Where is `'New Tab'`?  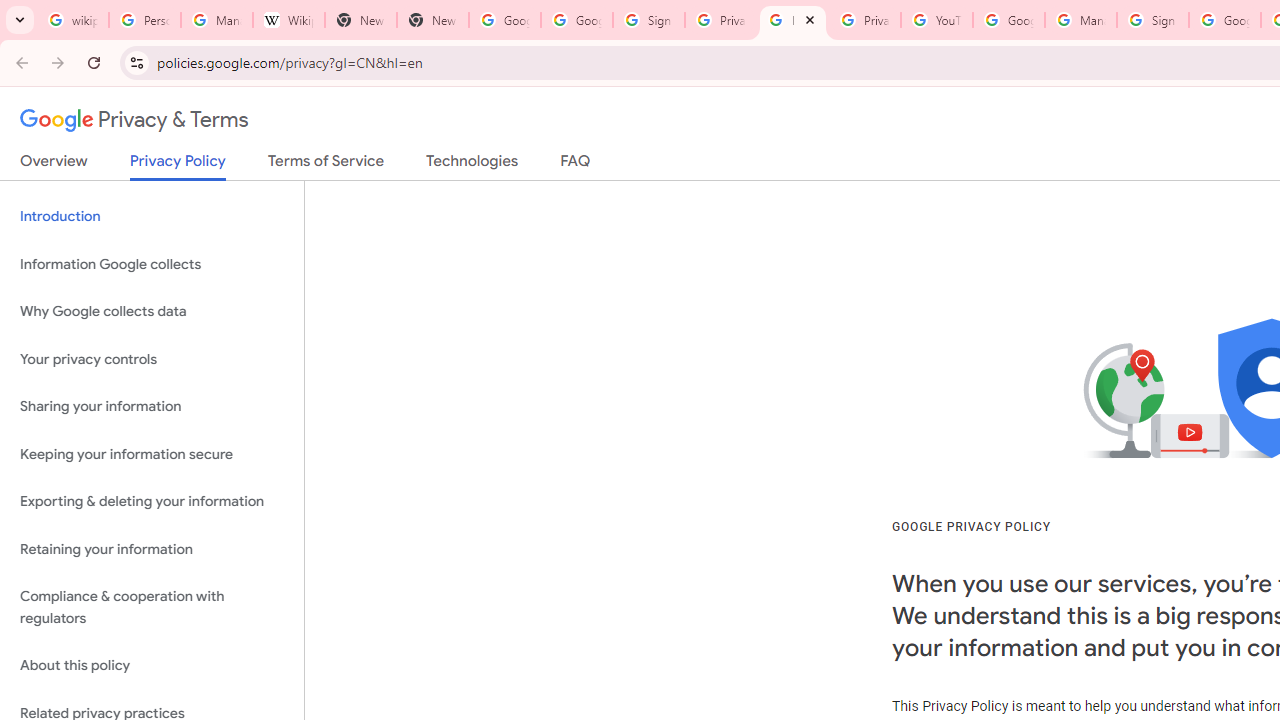
'New Tab' is located at coordinates (431, 20).